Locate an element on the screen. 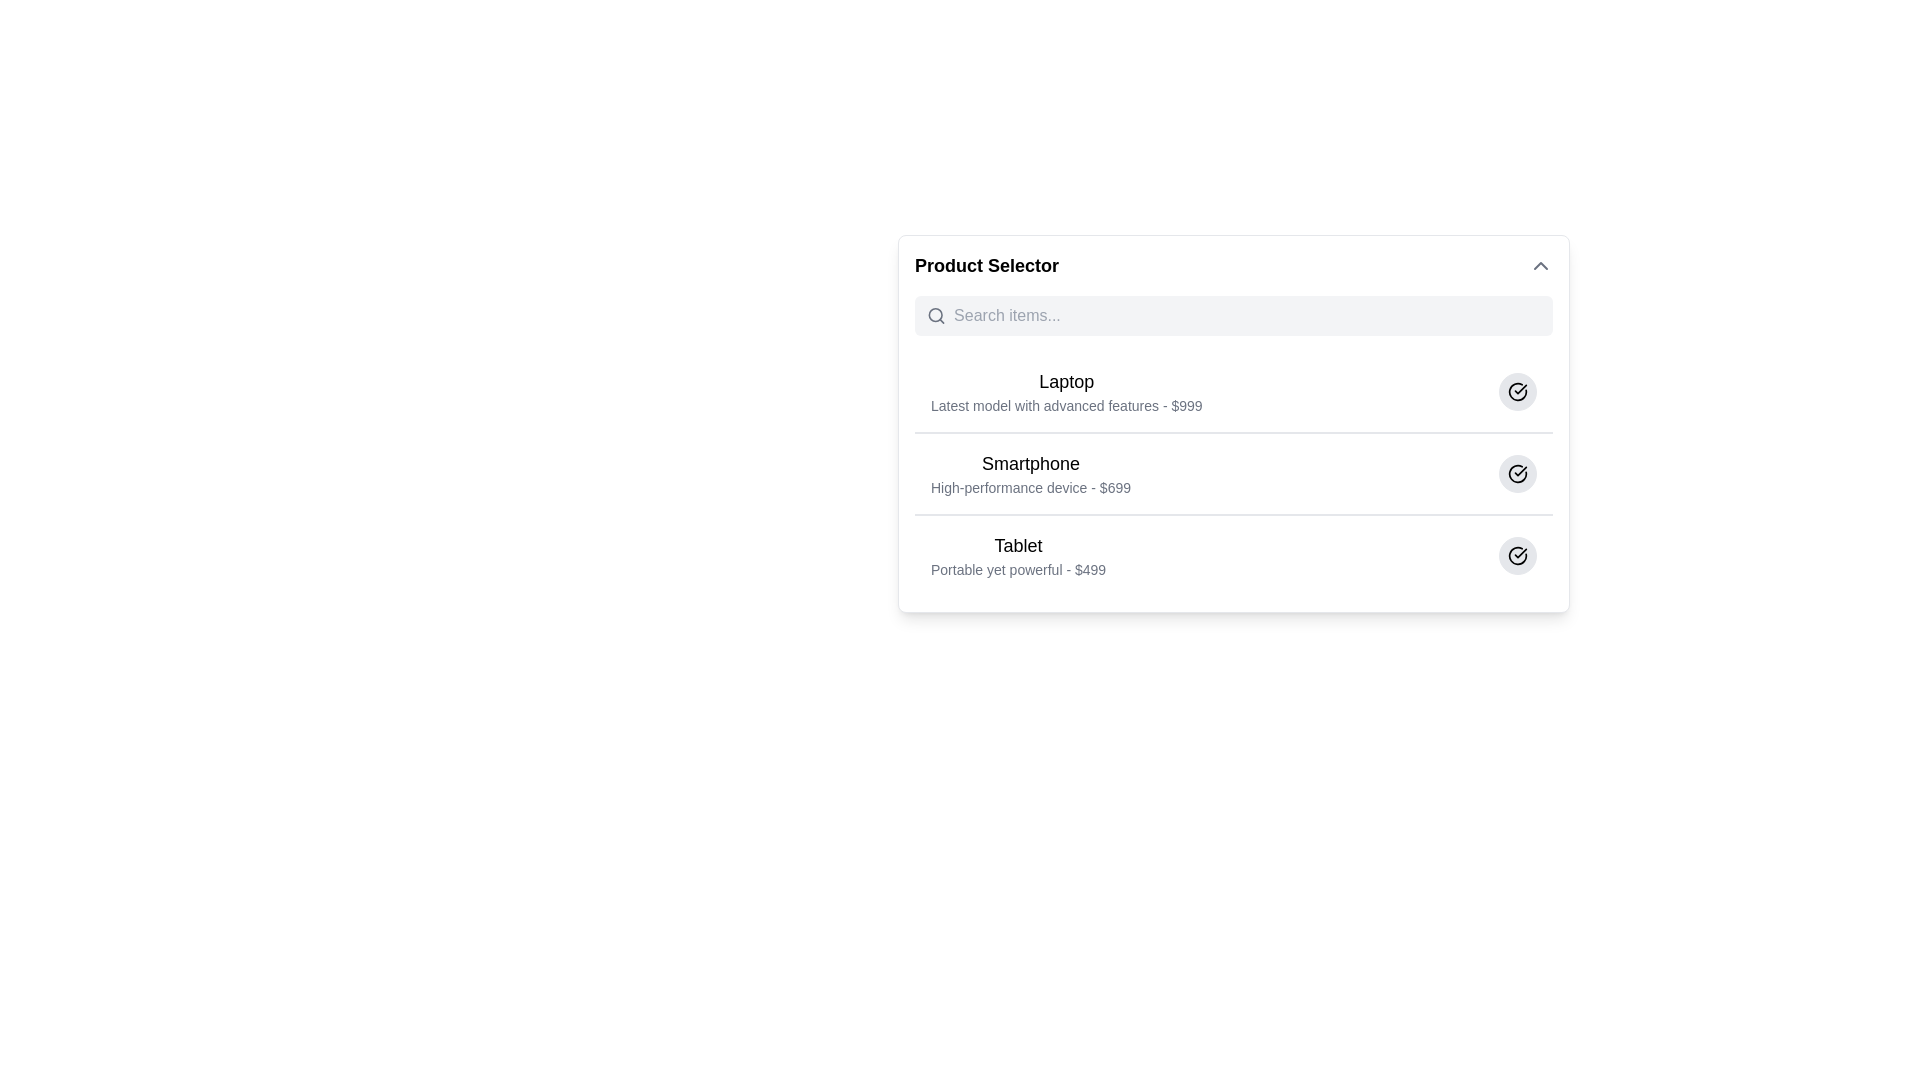 The height and width of the screenshot is (1080, 1920). the circular check mark icon on the far right side of the list item labeled 'Smartphone - High-performance device - $699' is located at coordinates (1517, 474).